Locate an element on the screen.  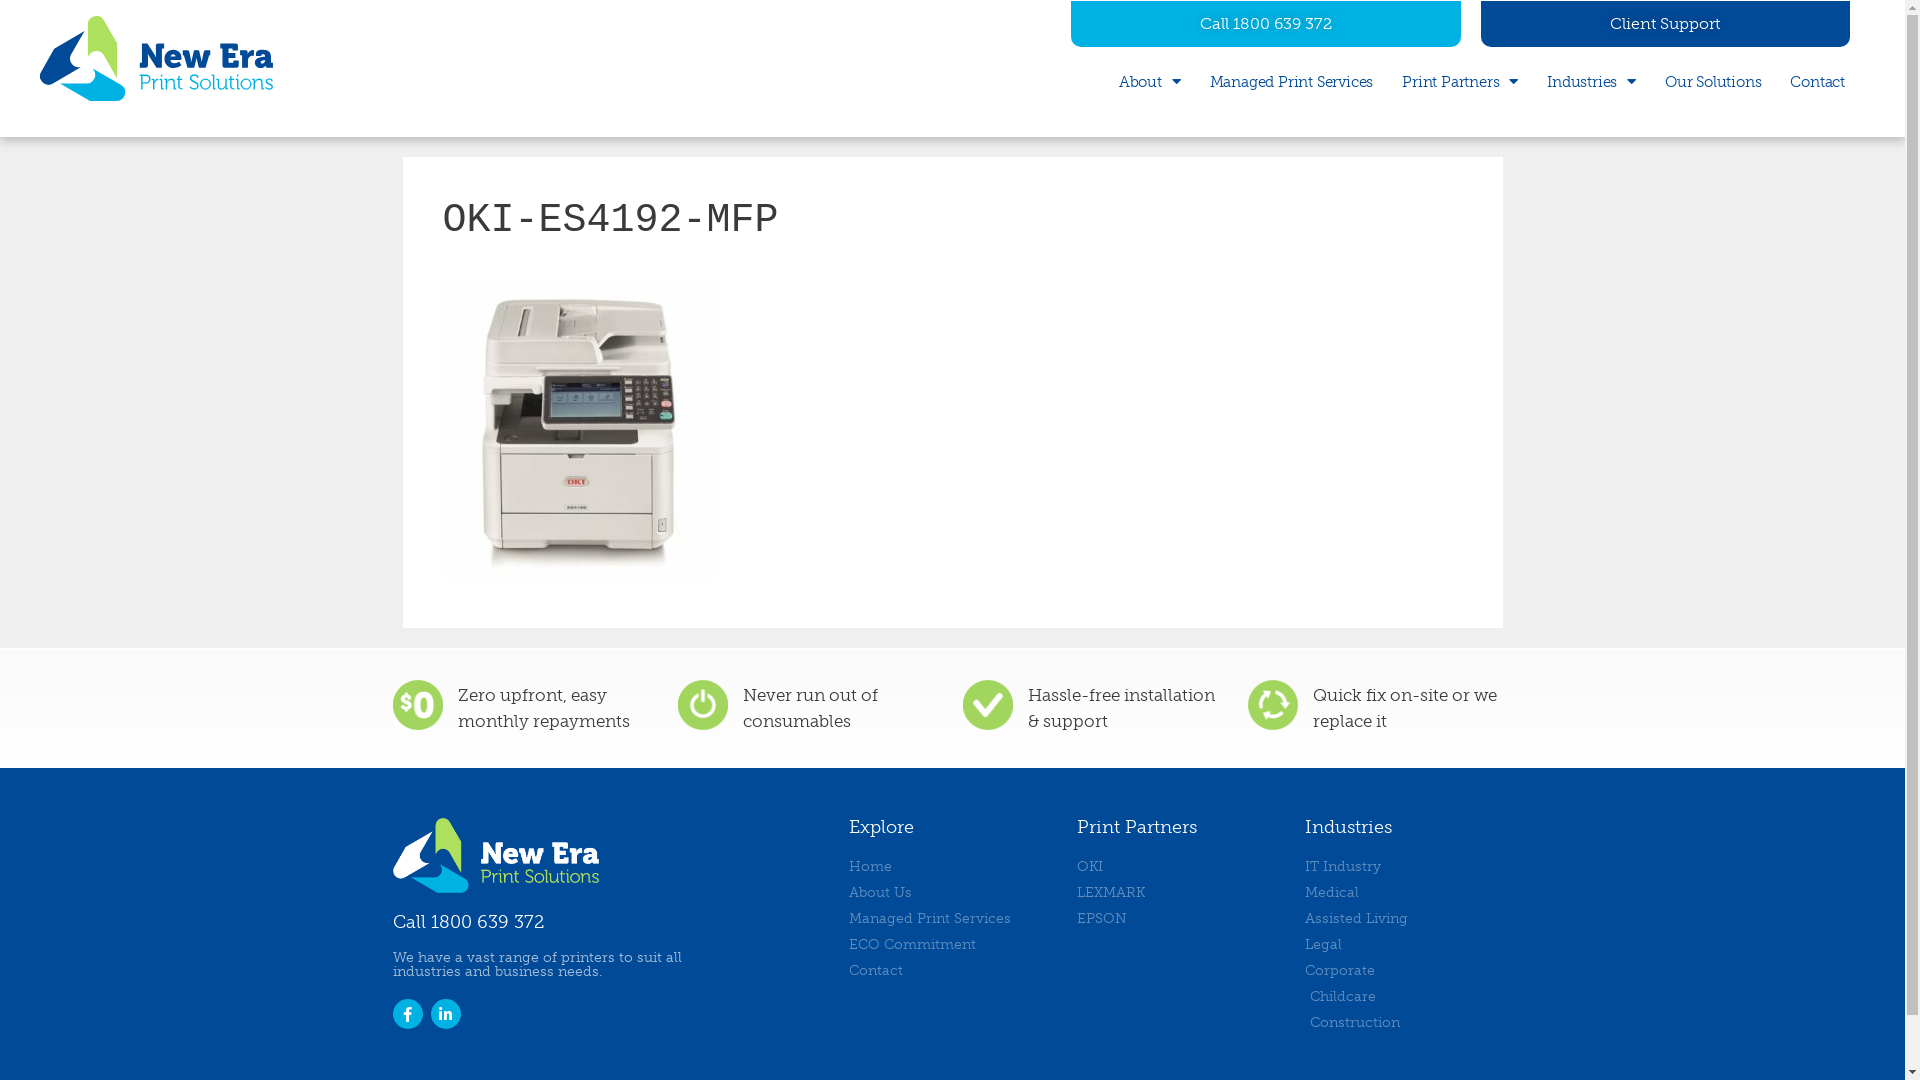
'Call 1800 639 372' is located at coordinates (466, 921).